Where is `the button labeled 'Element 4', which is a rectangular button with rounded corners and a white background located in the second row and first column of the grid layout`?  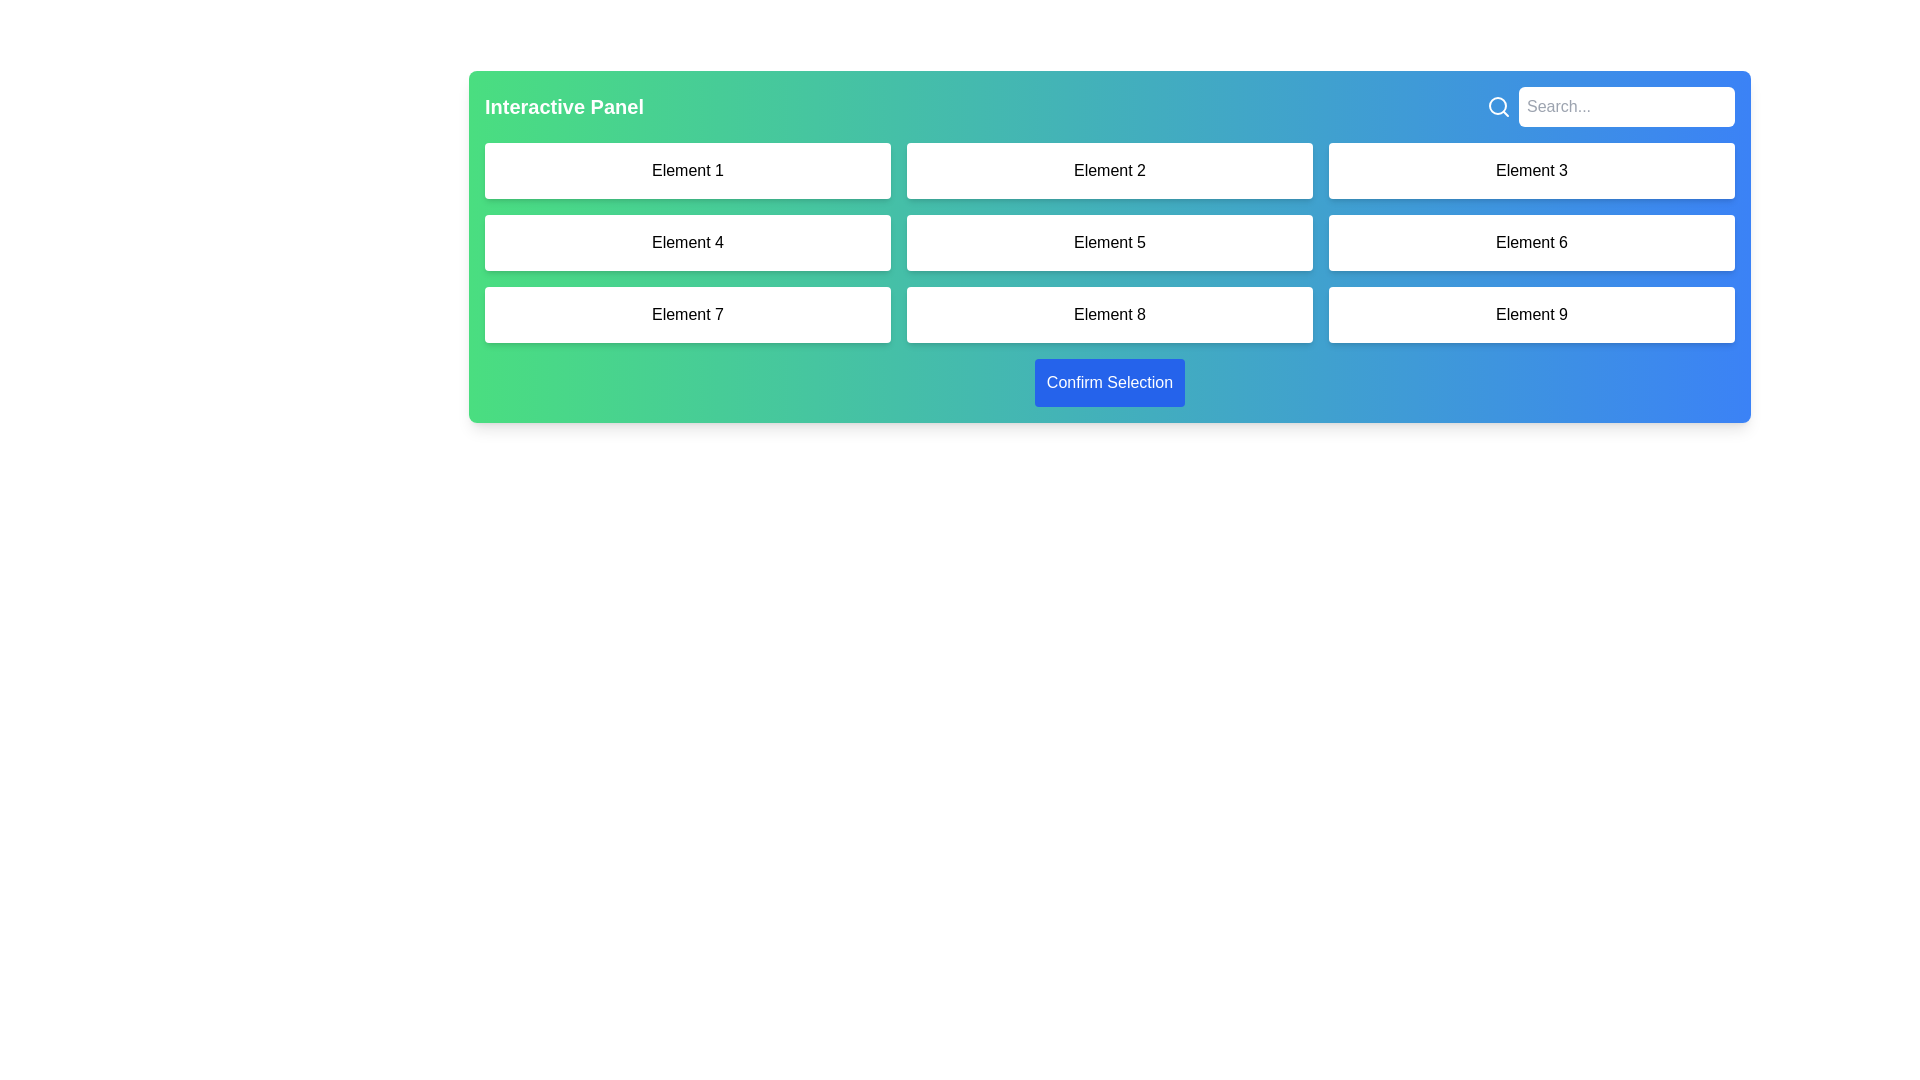 the button labeled 'Element 4', which is a rectangular button with rounded corners and a white background located in the second row and first column of the grid layout is located at coordinates (687, 242).